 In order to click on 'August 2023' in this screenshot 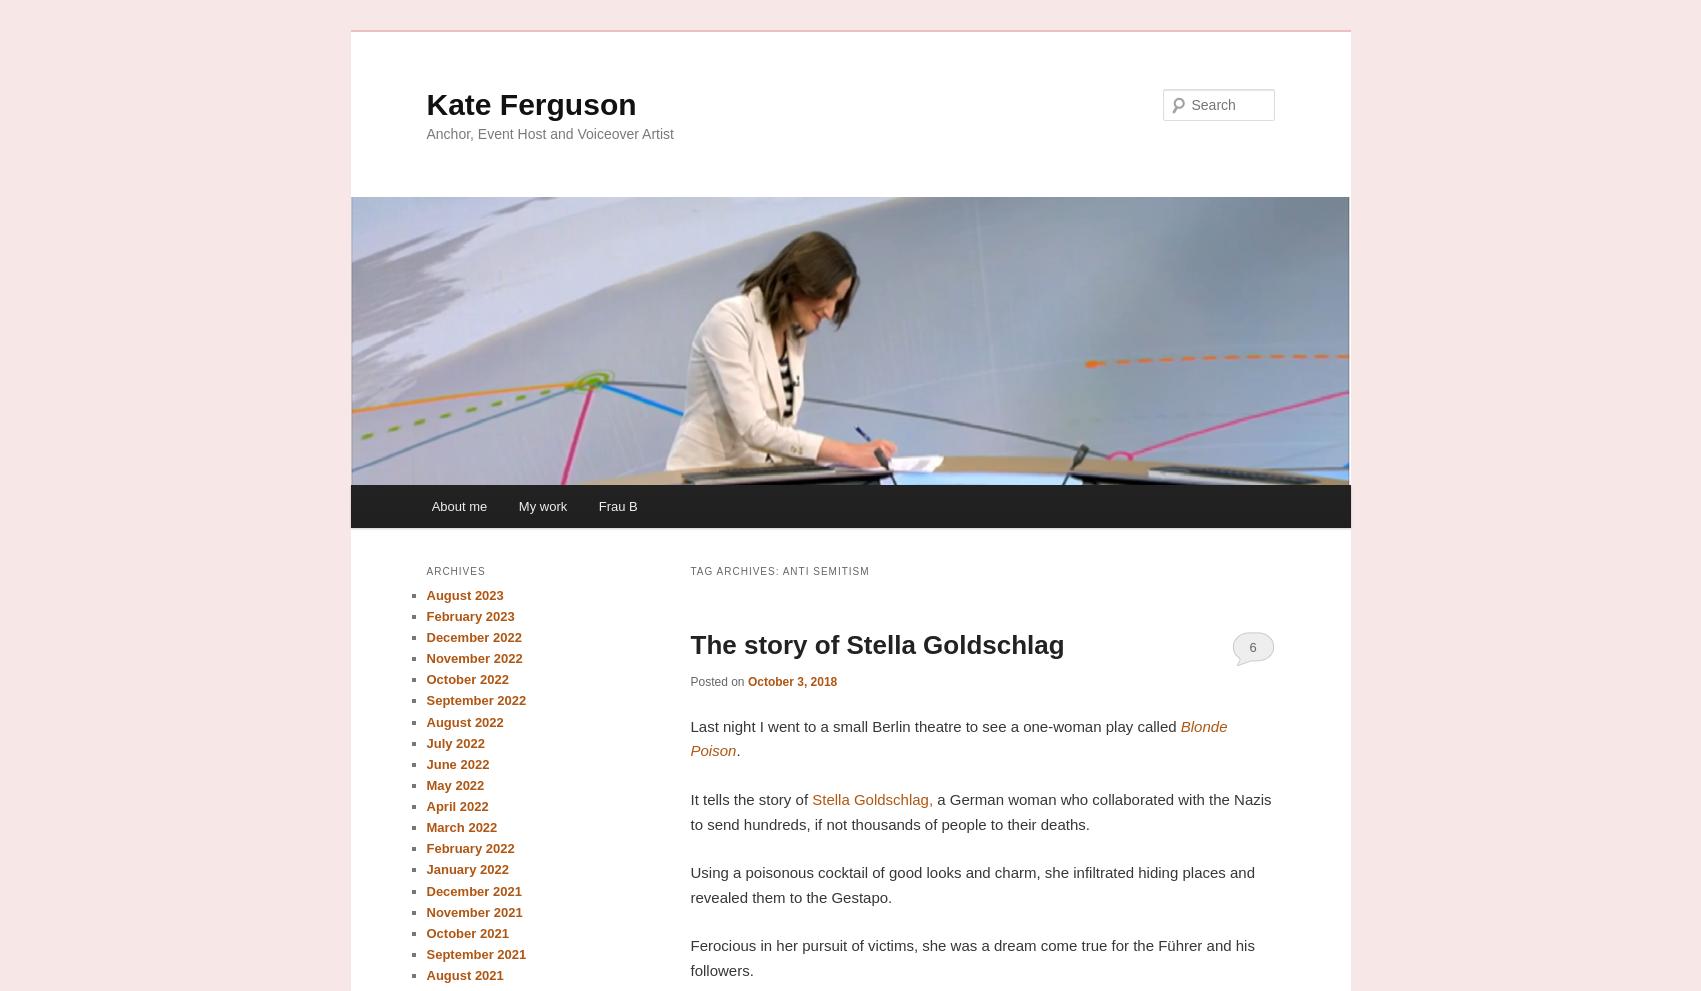, I will do `click(463, 594)`.